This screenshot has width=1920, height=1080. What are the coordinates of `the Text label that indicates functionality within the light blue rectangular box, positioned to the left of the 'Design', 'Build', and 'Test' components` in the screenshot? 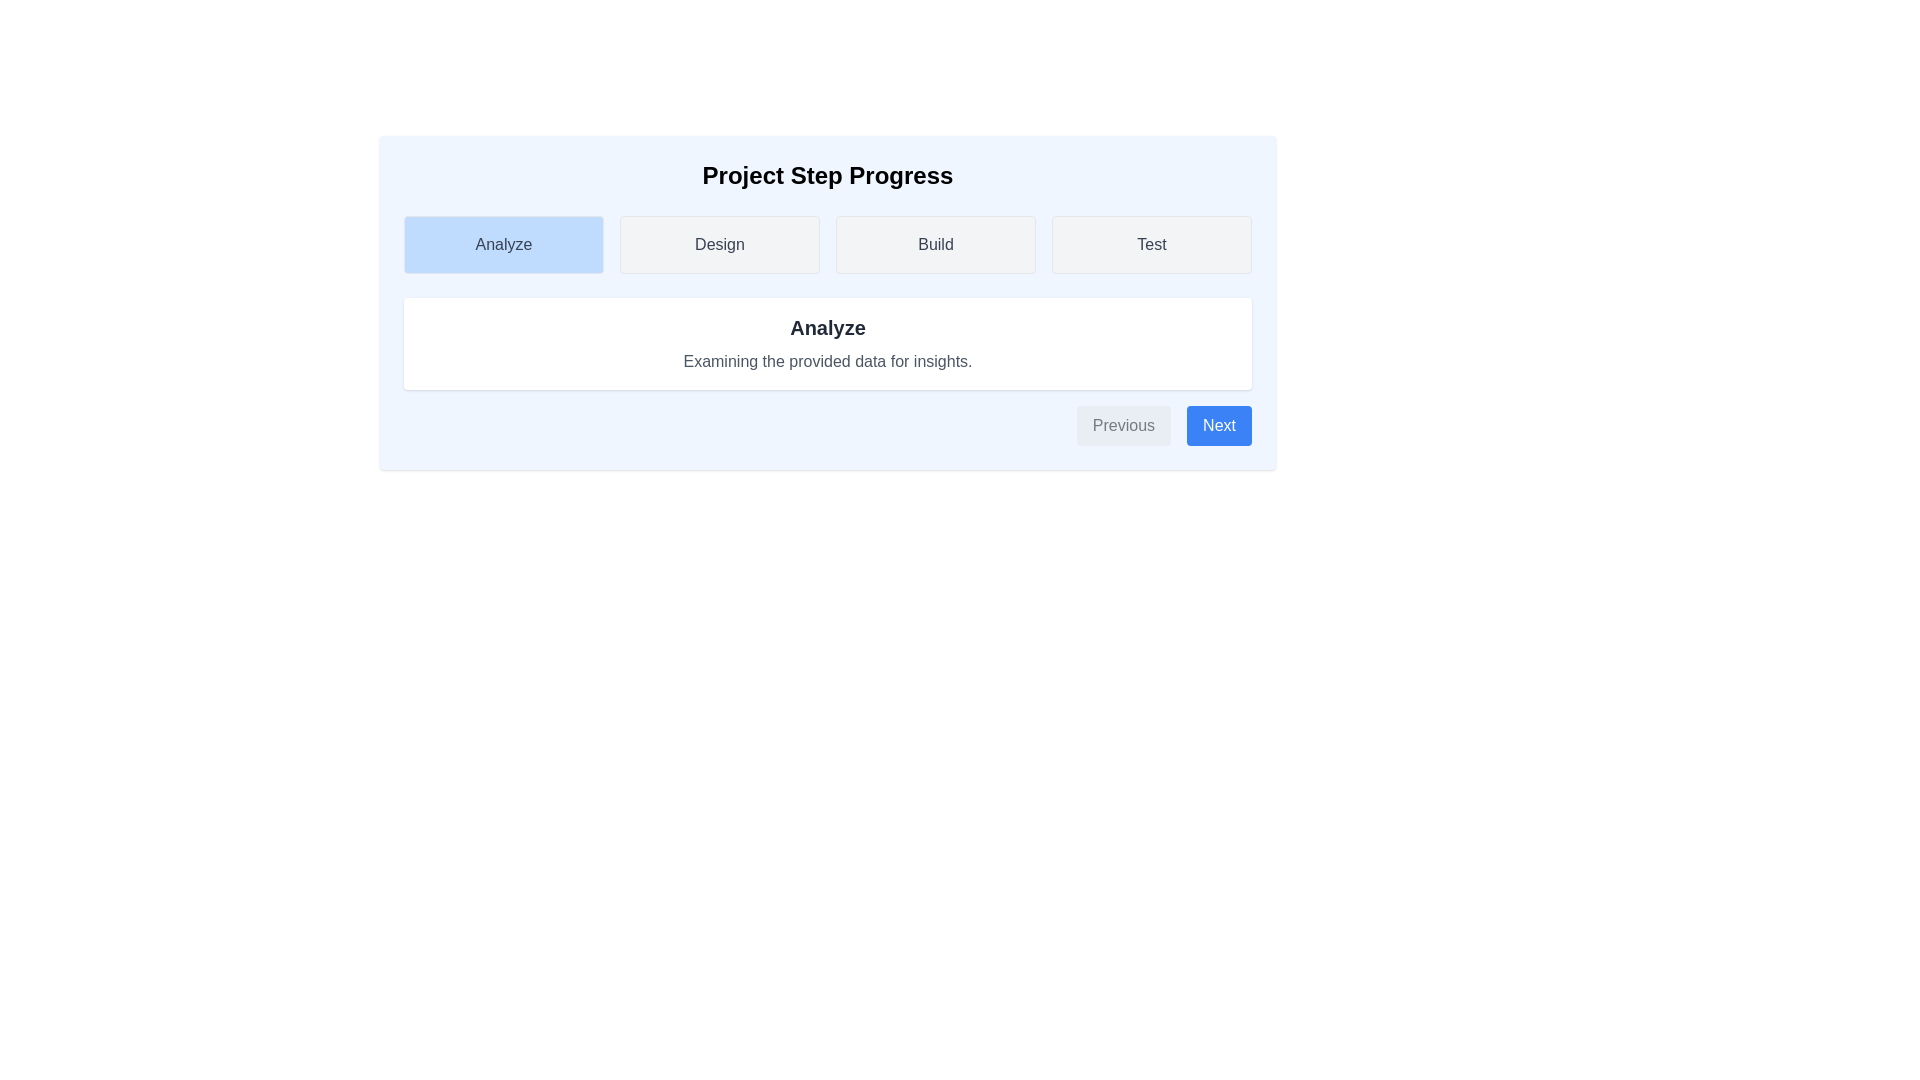 It's located at (504, 243).